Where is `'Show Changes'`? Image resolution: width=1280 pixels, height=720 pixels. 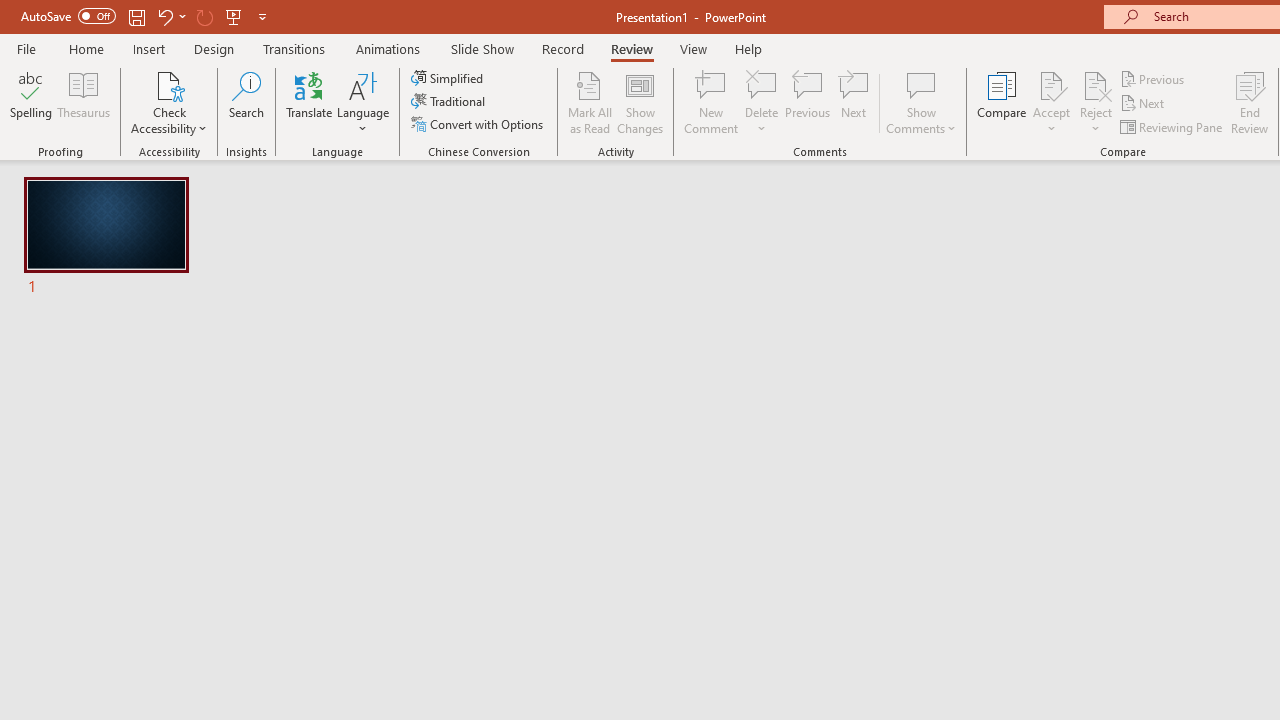
'Show Changes' is located at coordinates (640, 103).